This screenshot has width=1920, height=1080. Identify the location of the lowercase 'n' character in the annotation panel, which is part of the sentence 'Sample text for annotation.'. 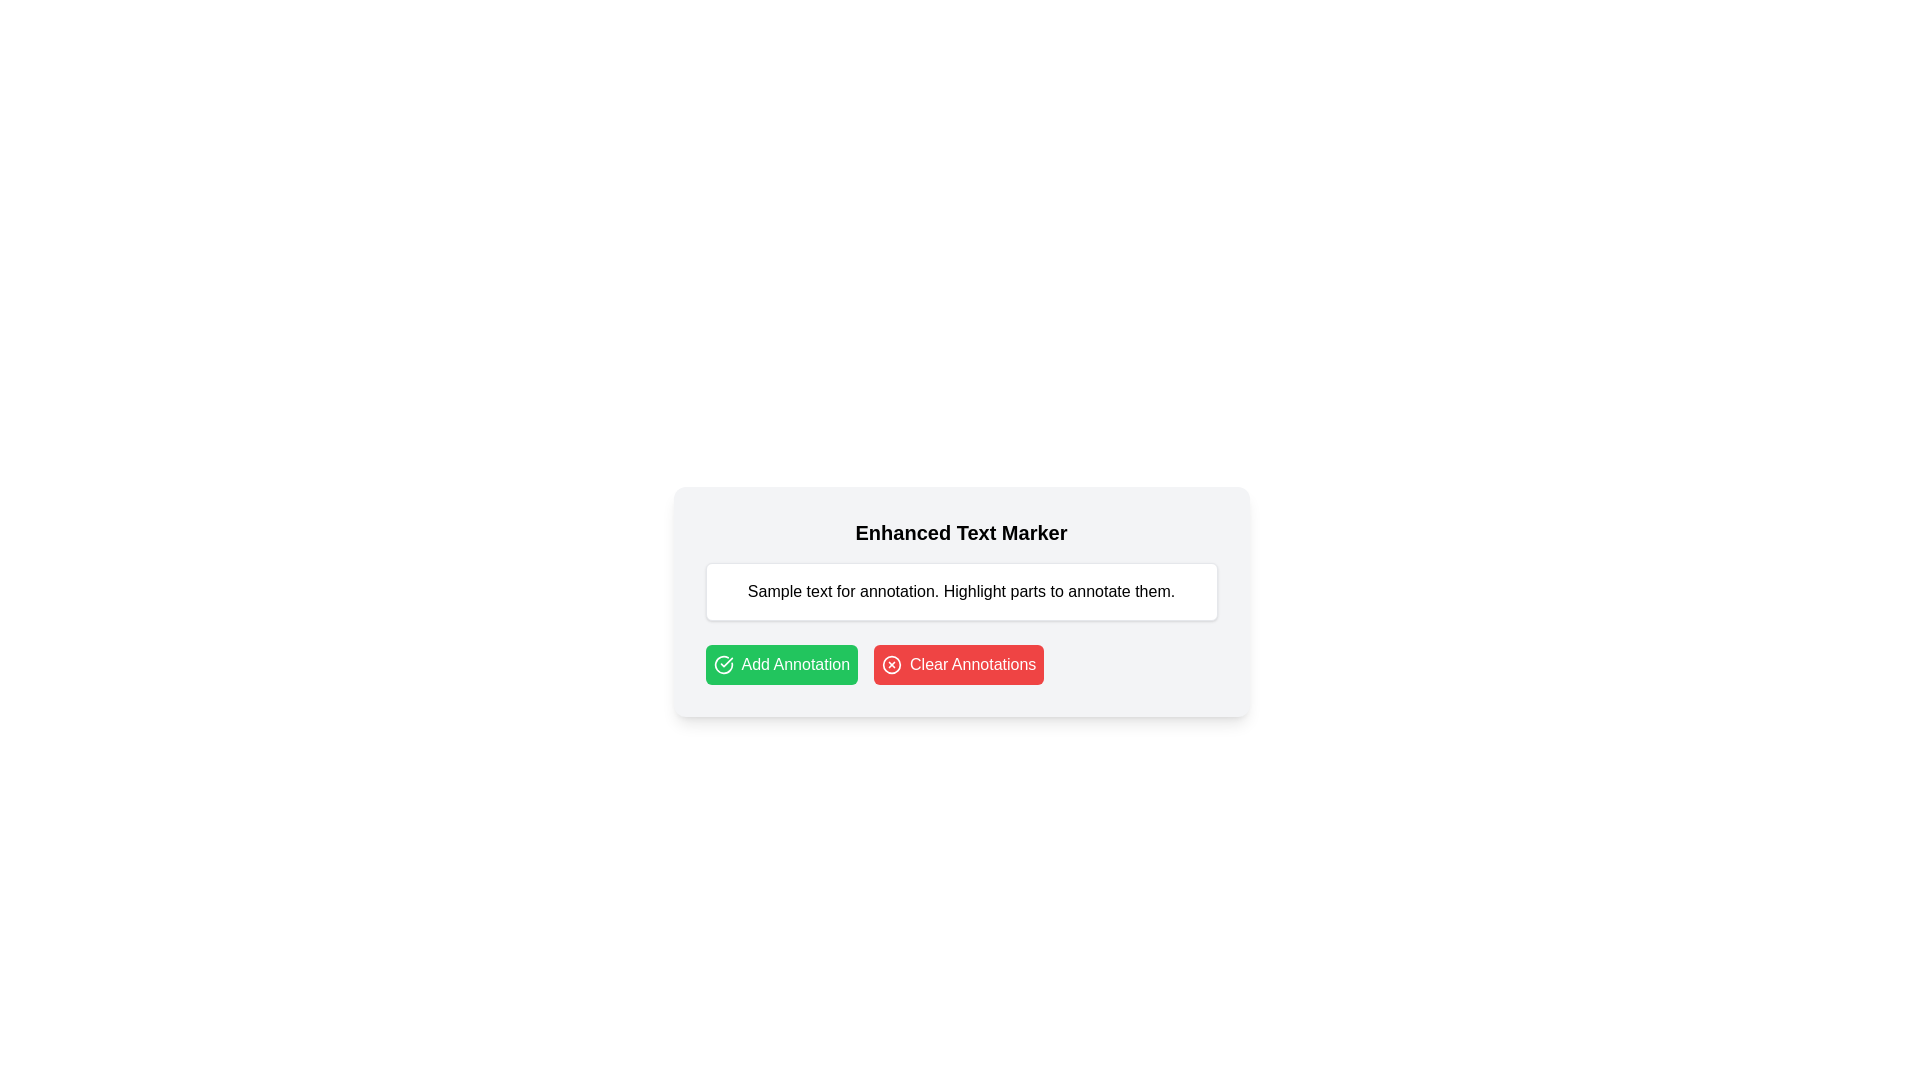
(1080, 590).